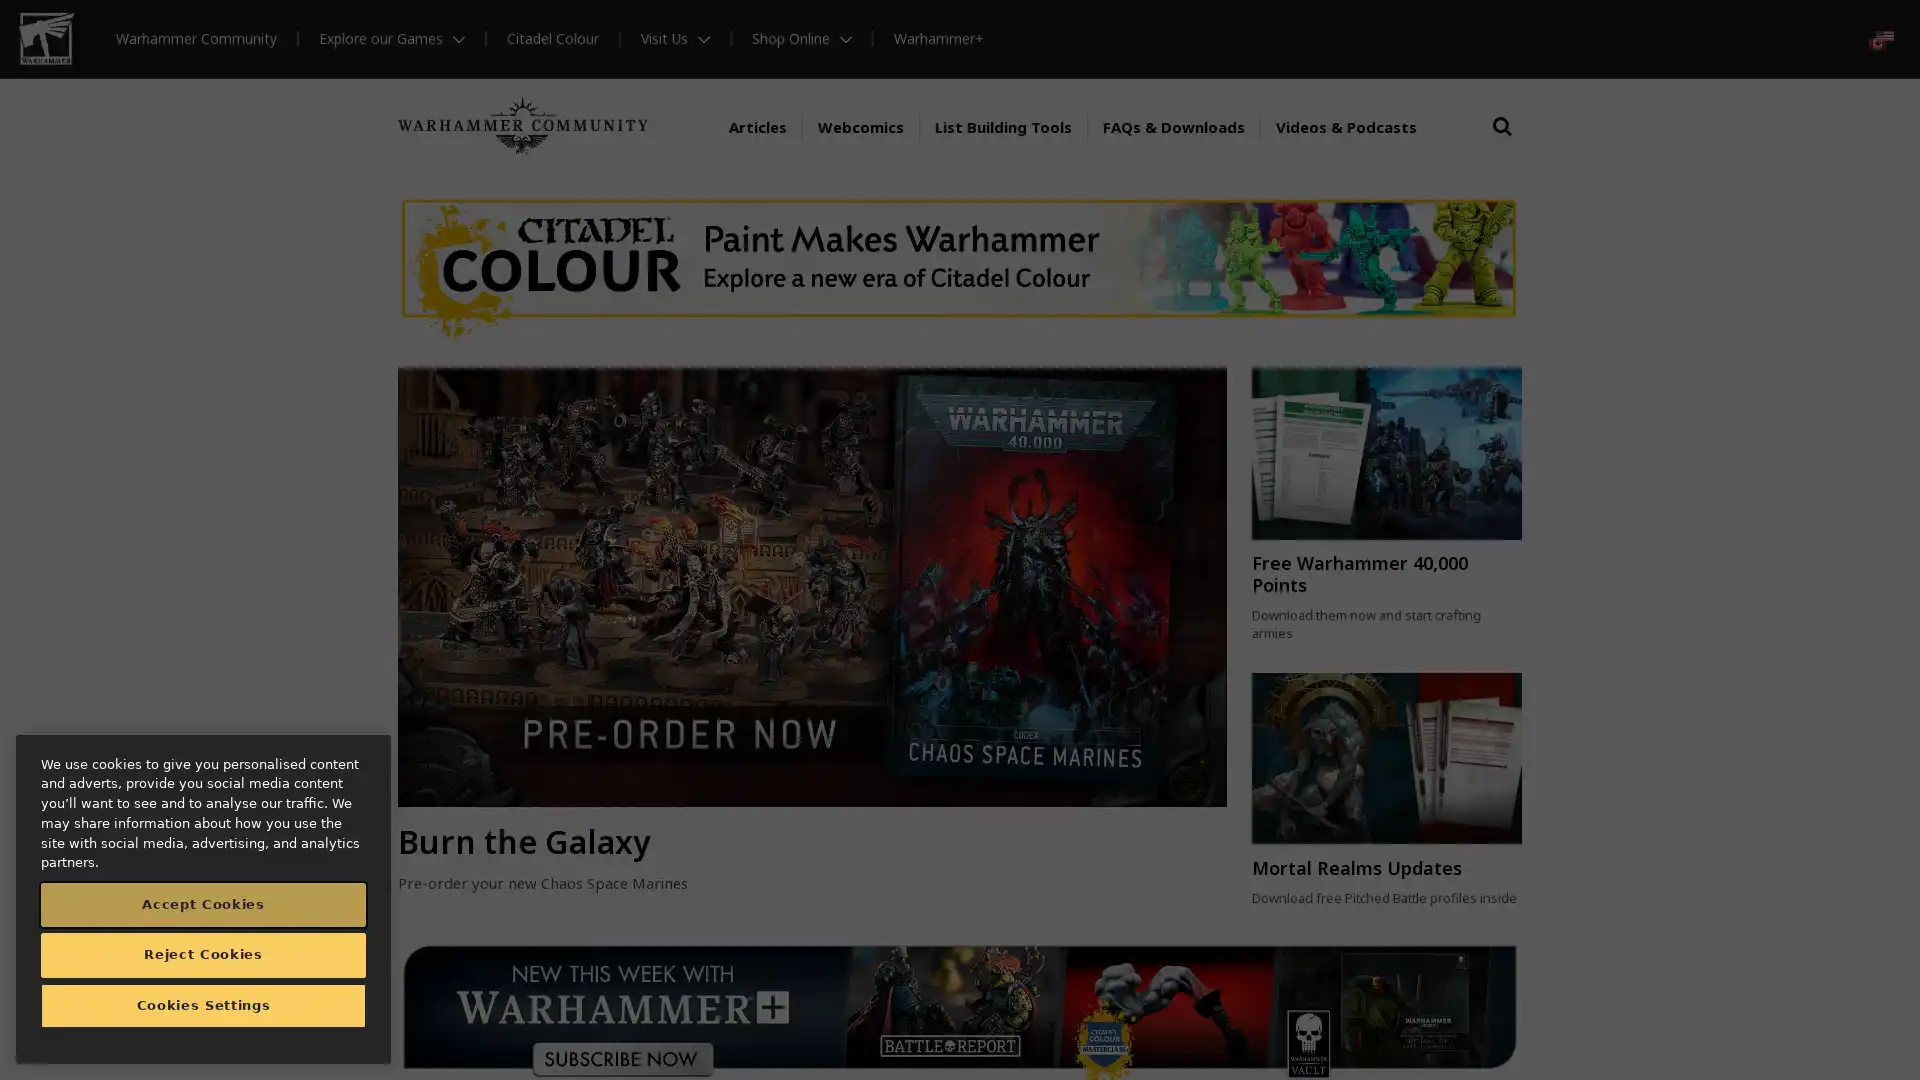 This screenshot has height=1080, width=1920. Describe the element at coordinates (203, 959) in the screenshot. I see `Reject Cookies` at that location.